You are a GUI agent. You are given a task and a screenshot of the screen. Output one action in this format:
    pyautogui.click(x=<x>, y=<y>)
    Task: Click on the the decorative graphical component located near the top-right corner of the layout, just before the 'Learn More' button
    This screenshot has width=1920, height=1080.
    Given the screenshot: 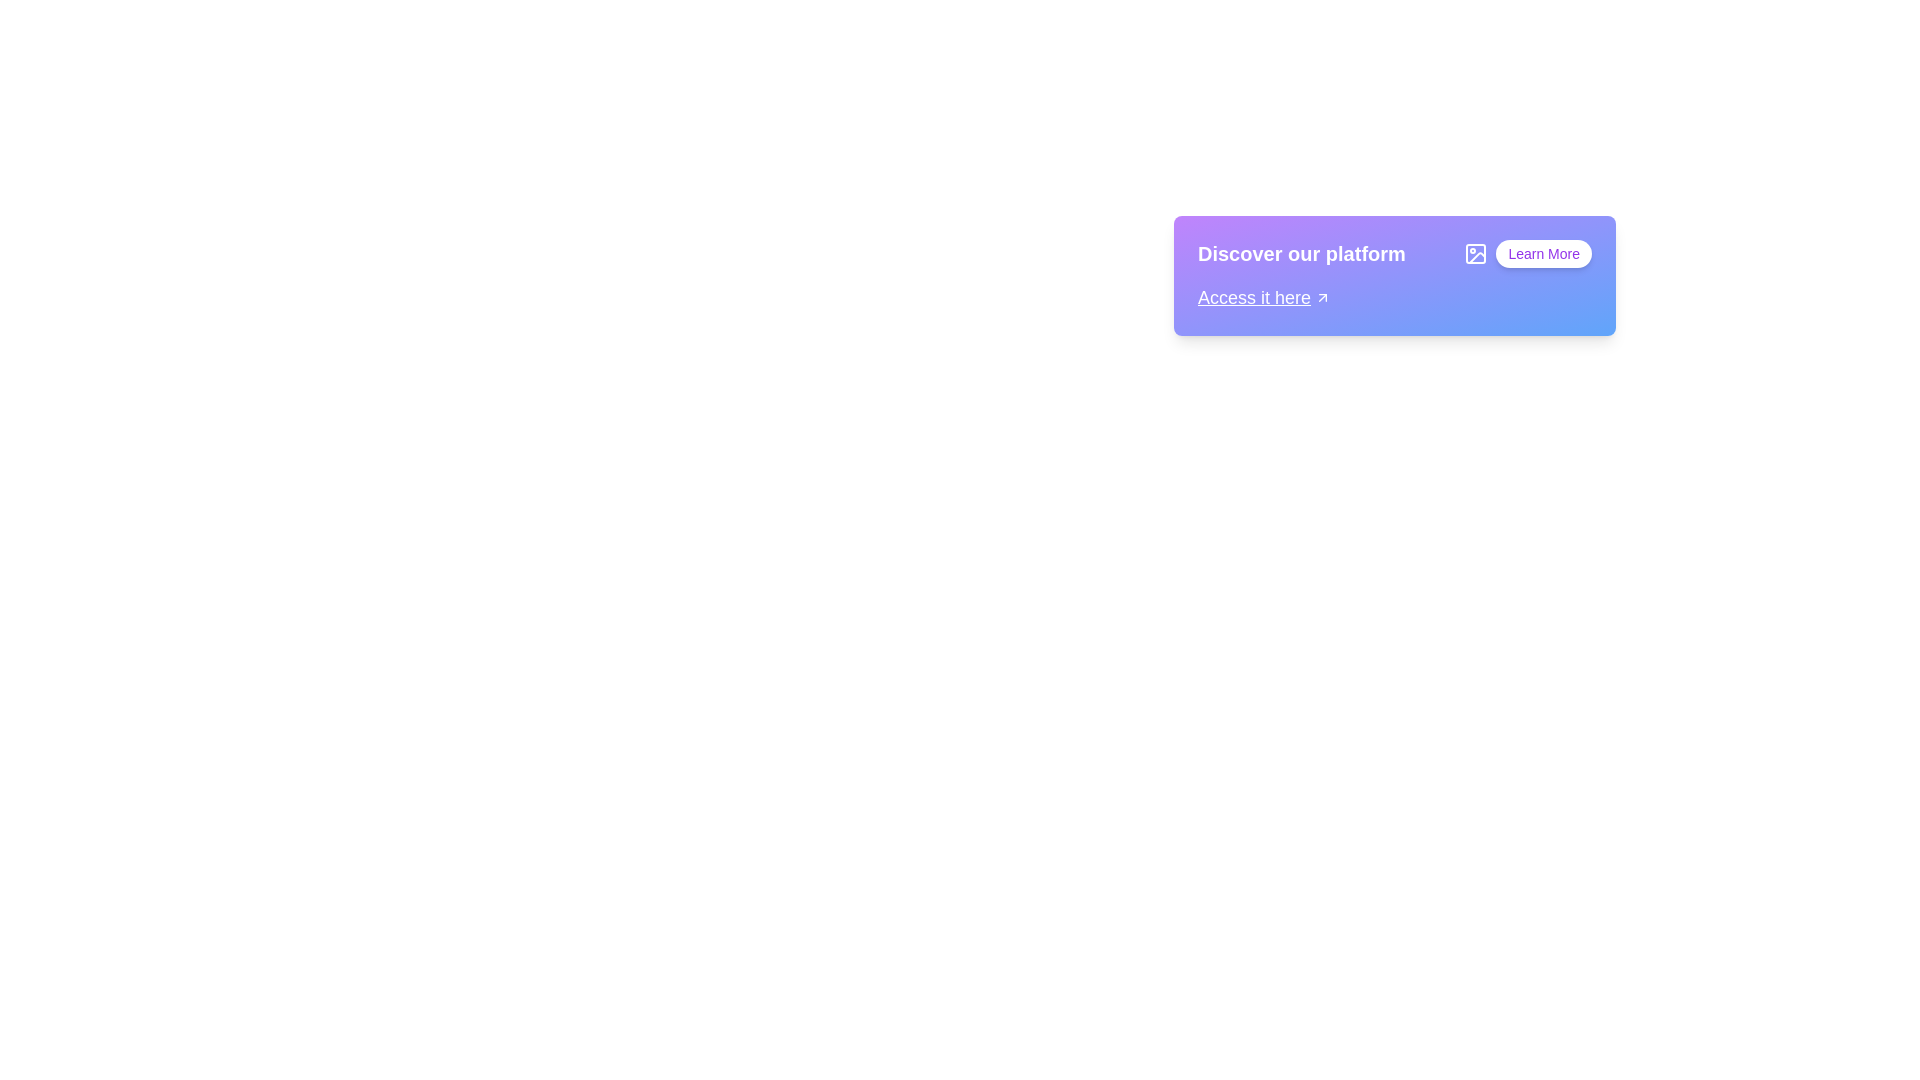 What is the action you would take?
    pyautogui.click(x=1476, y=253)
    